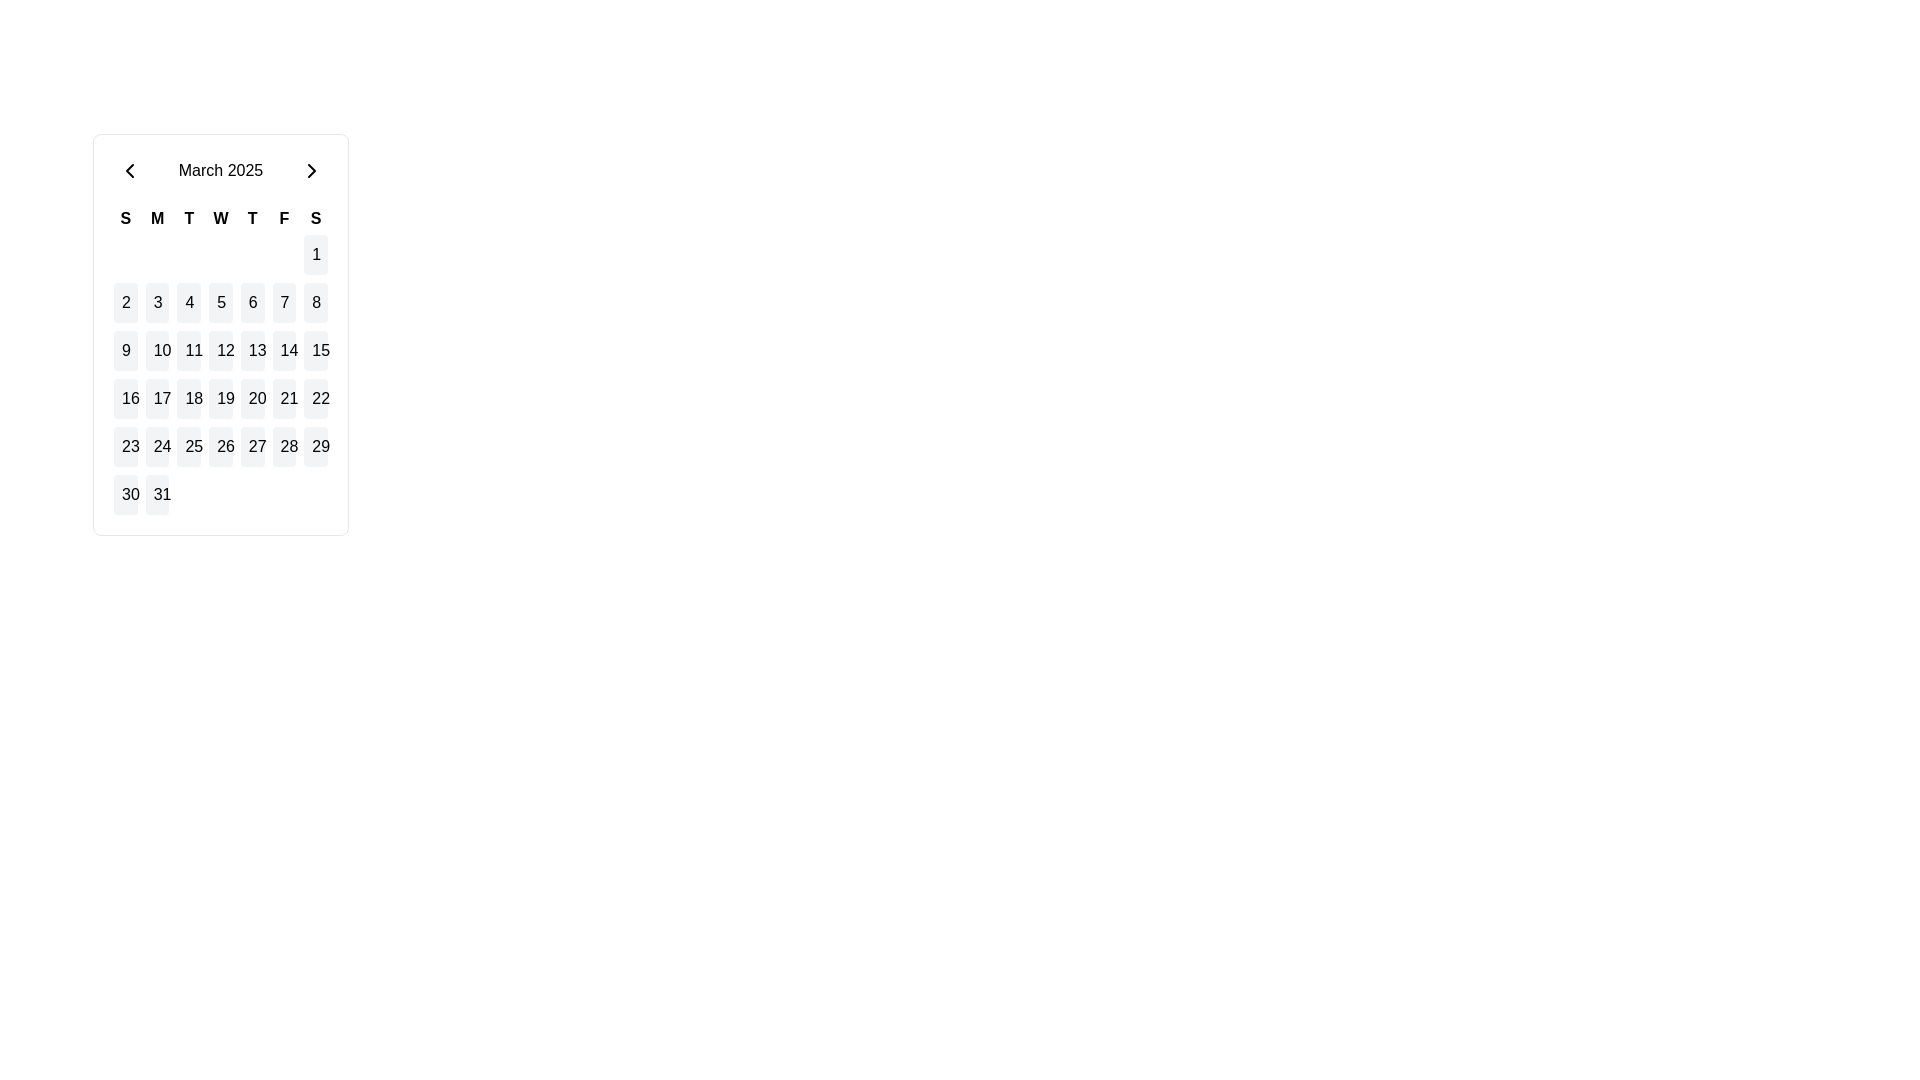  What do you see at coordinates (156, 350) in the screenshot?
I see `the button with the number '10' in bold font, which is located in the fourth column of the third row under the label 'F' for Friday in the calendar layout` at bounding box center [156, 350].